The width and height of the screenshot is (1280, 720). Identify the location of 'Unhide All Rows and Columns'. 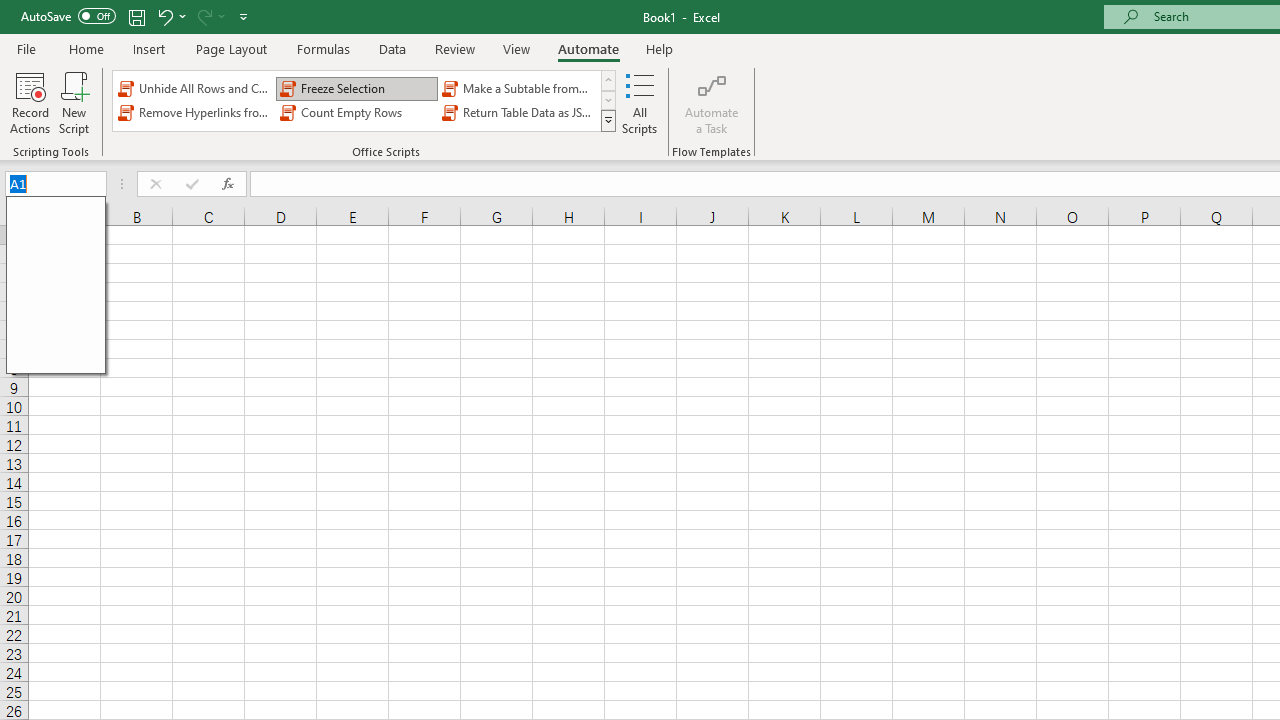
(195, 87).